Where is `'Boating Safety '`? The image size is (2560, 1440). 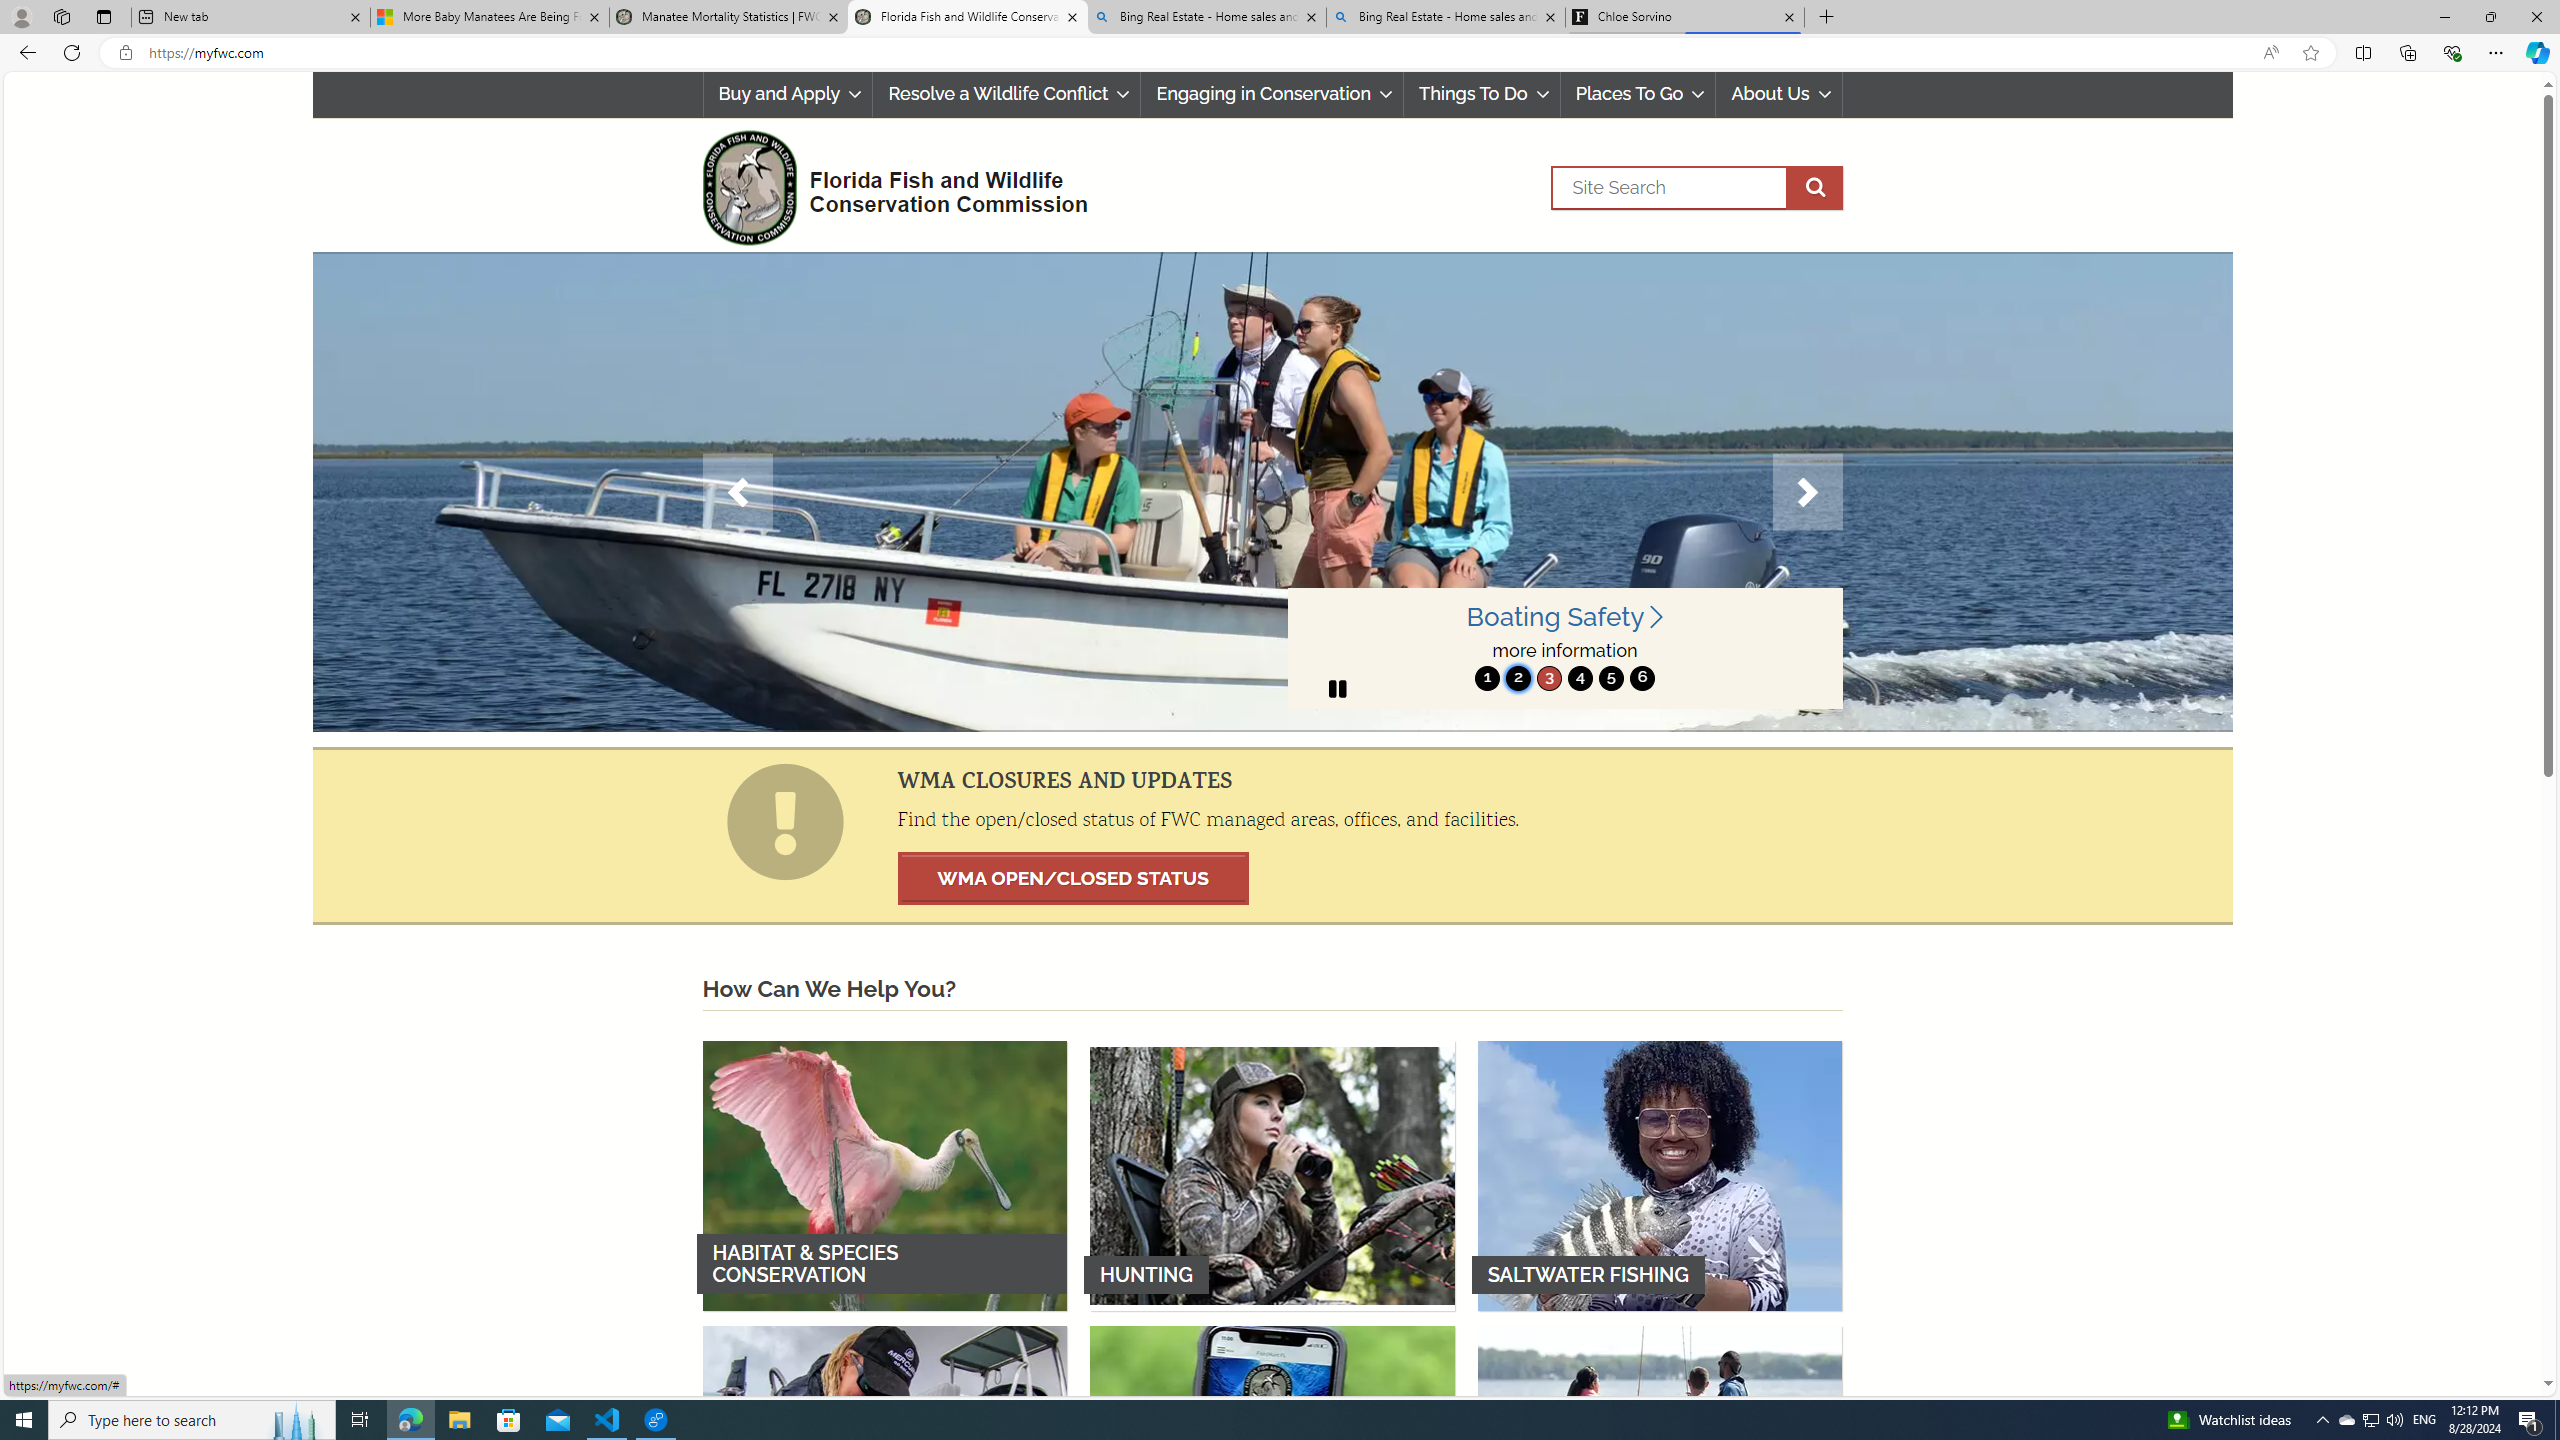
'Boating Safety ' is located at coordinates (1565, 616).